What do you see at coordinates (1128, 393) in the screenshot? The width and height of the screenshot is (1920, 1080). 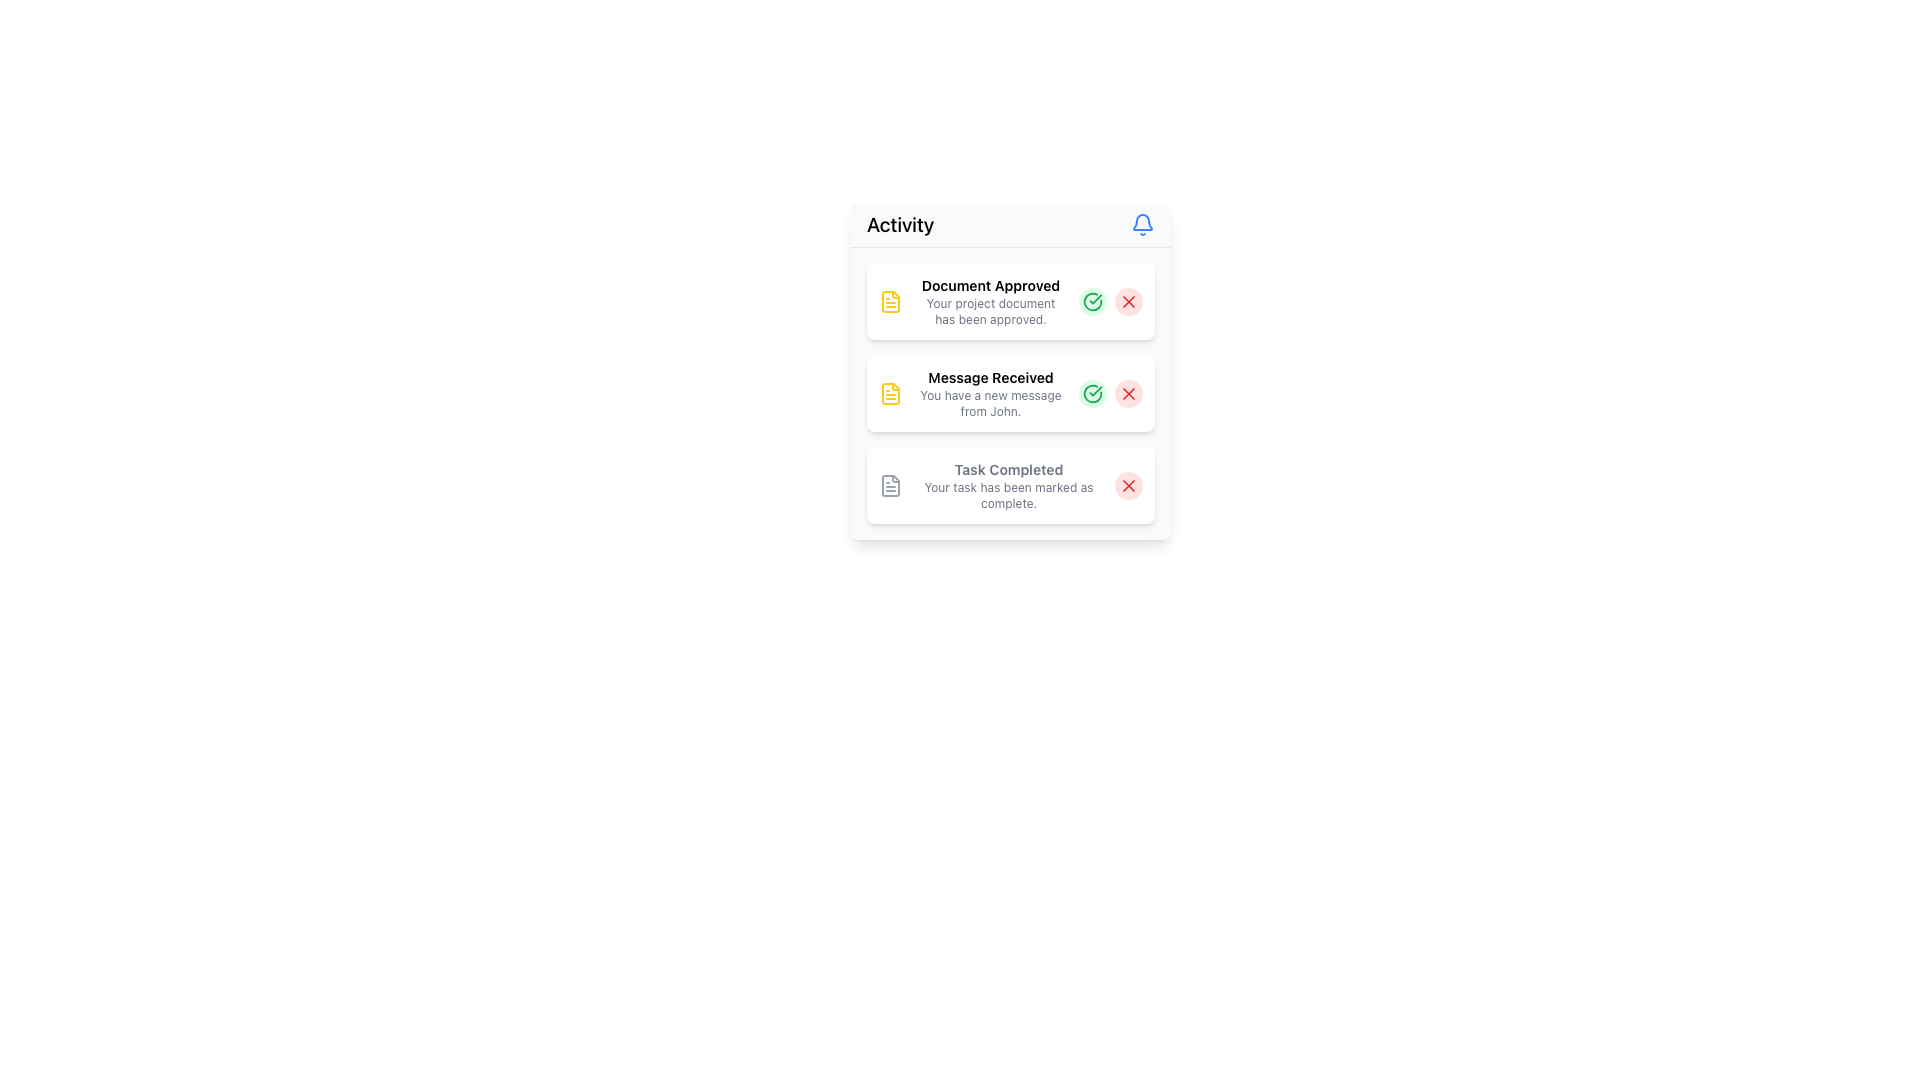 I see `the button for marking the 'Message Received' task as rejected or canceled, located on the right side of the second activity item labeled 'Message Received', next to the green check-mark icon` at bounding box center [1128, 393].